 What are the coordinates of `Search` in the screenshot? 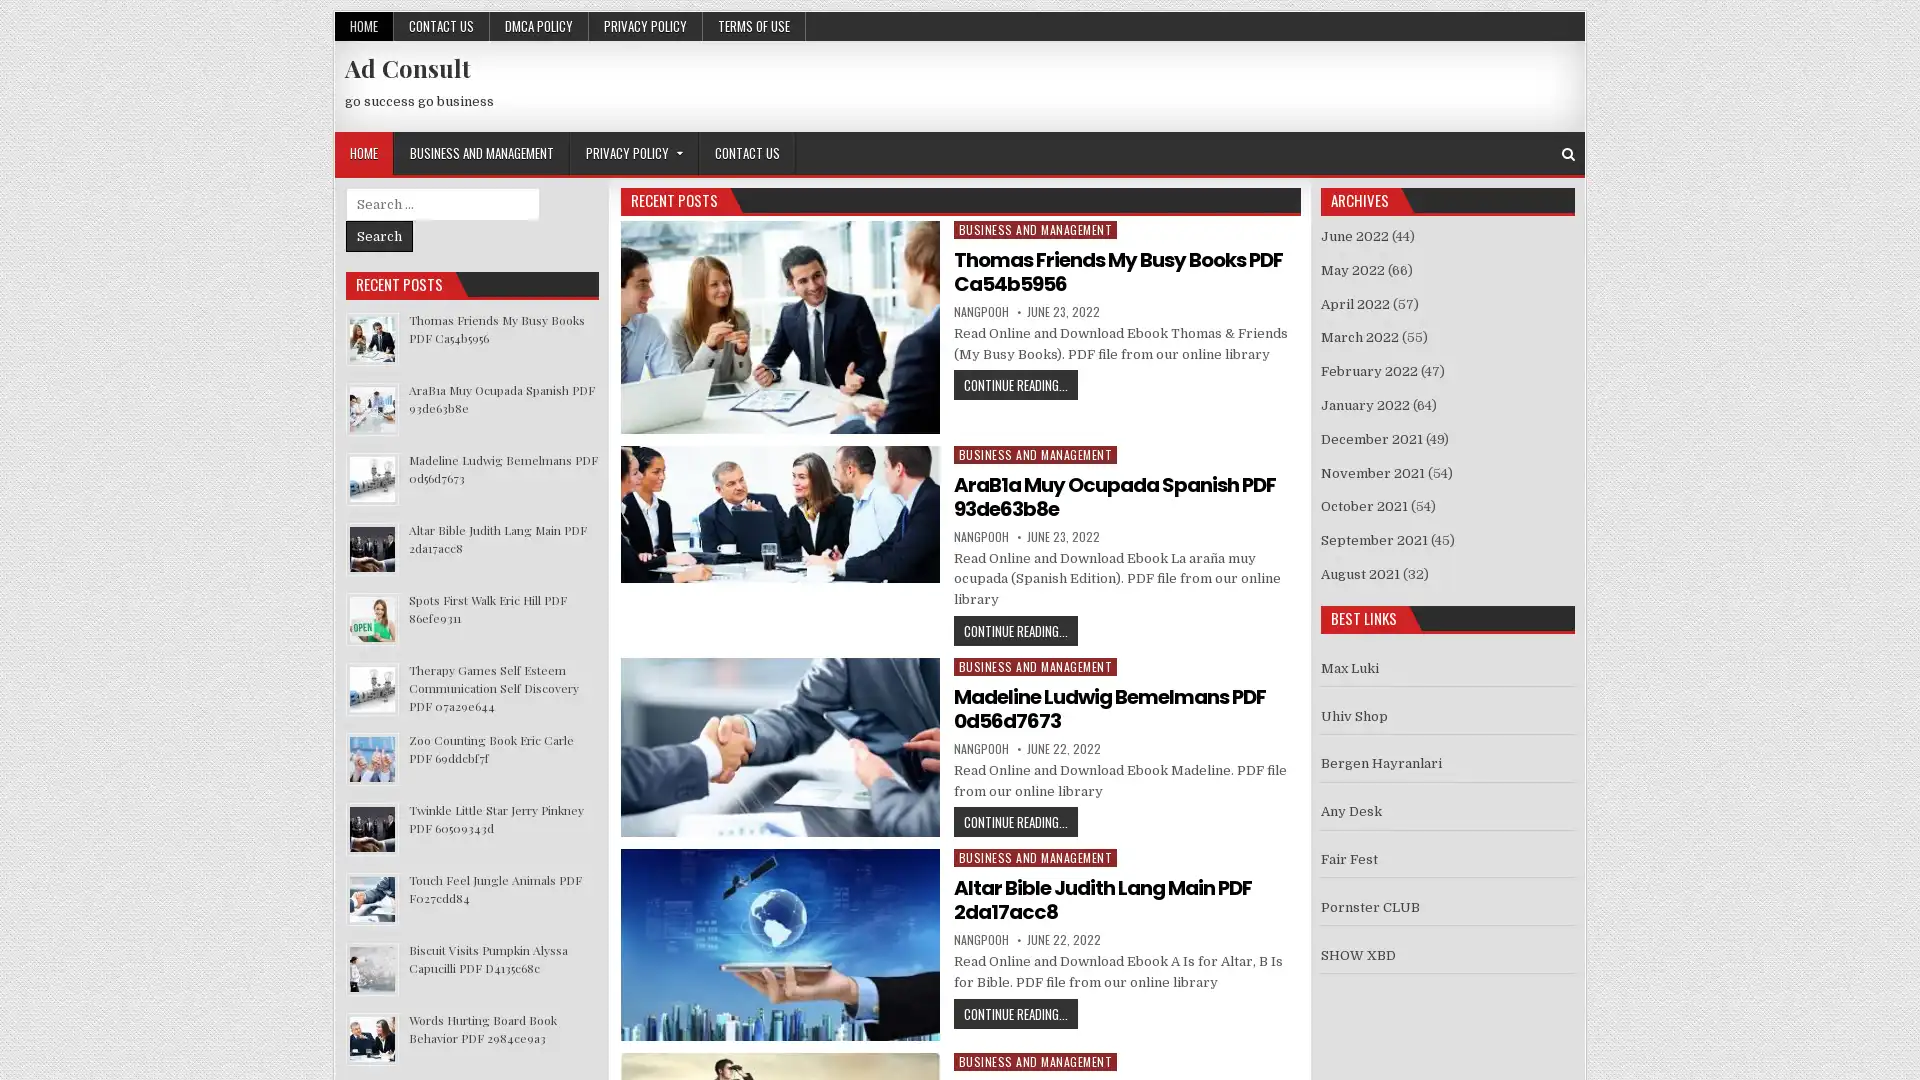 It's located at (378, 235).